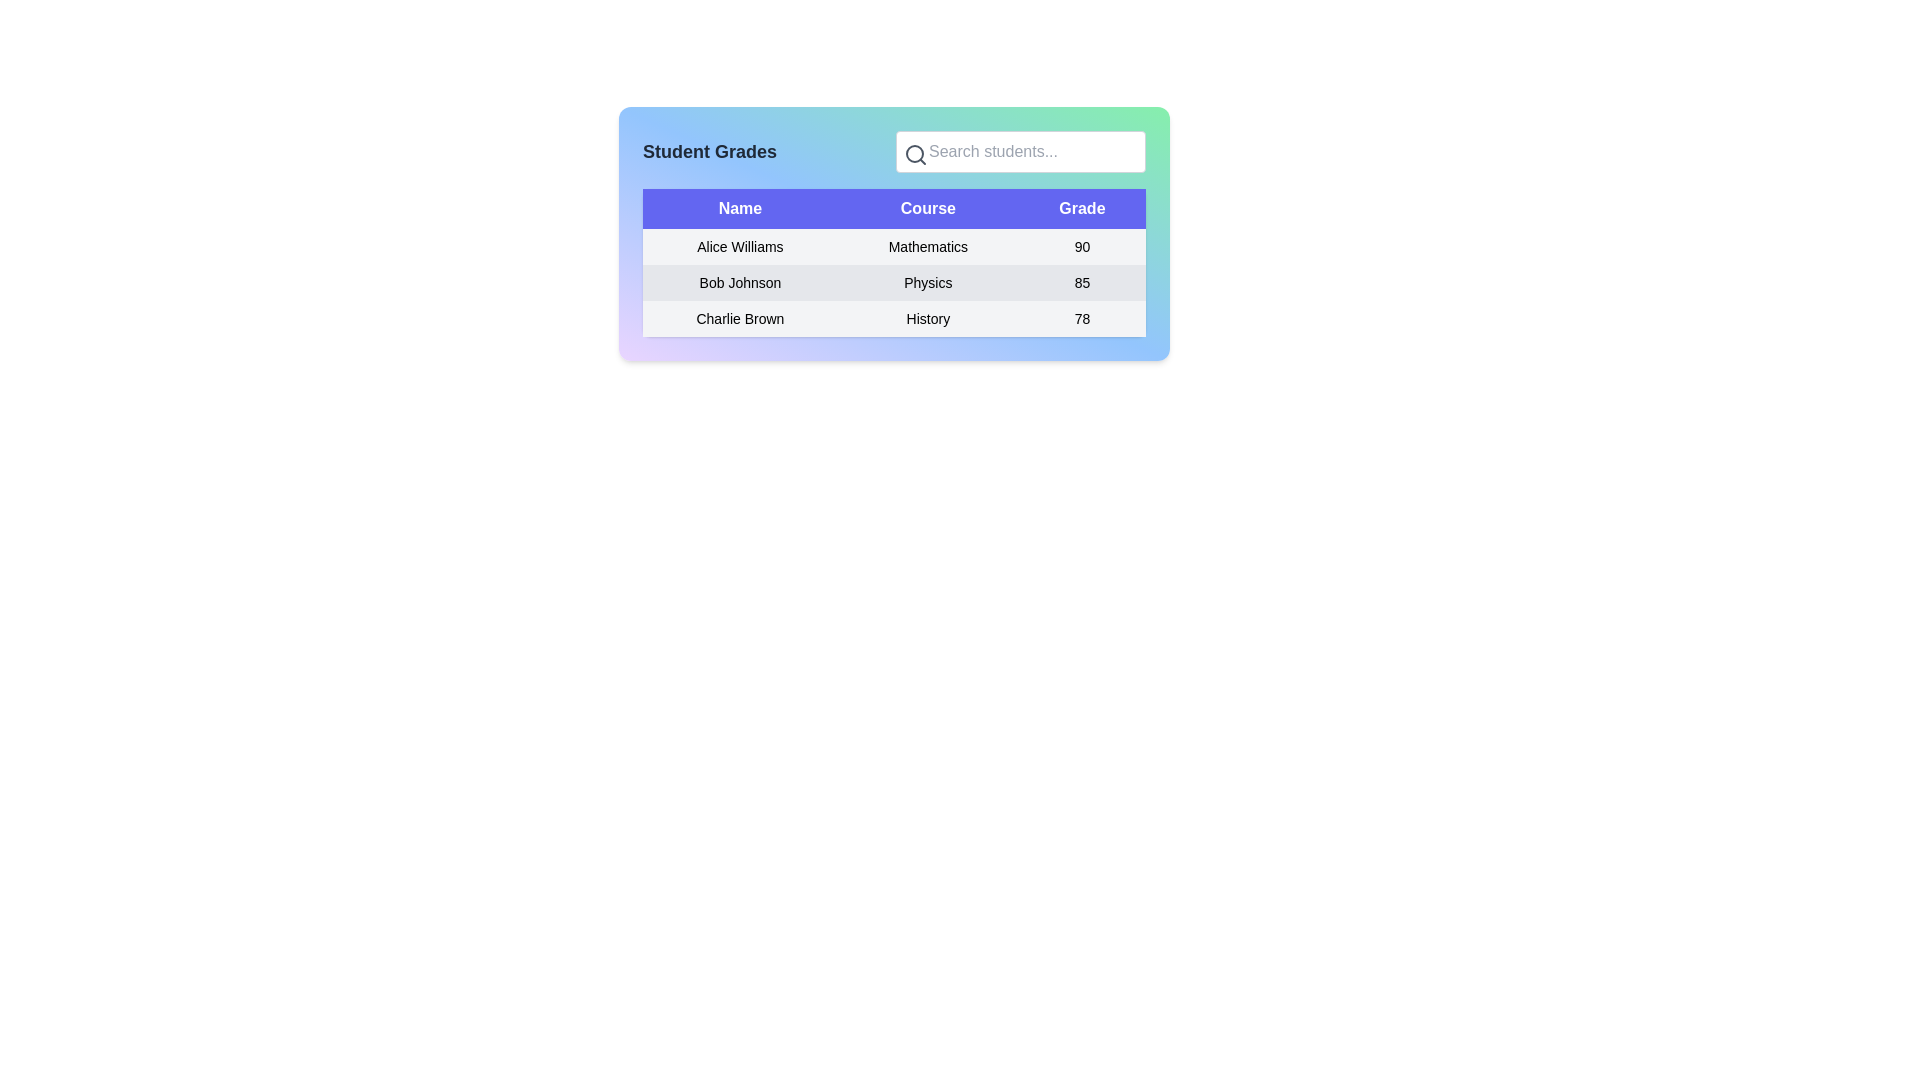 The width and height of the screenshot is (1920, 1080). I want to click on an individual field within the Data Table containing student data, which is organized in rows and columns with clear gridlines and alternating background colors for readability, so click(893, 282).